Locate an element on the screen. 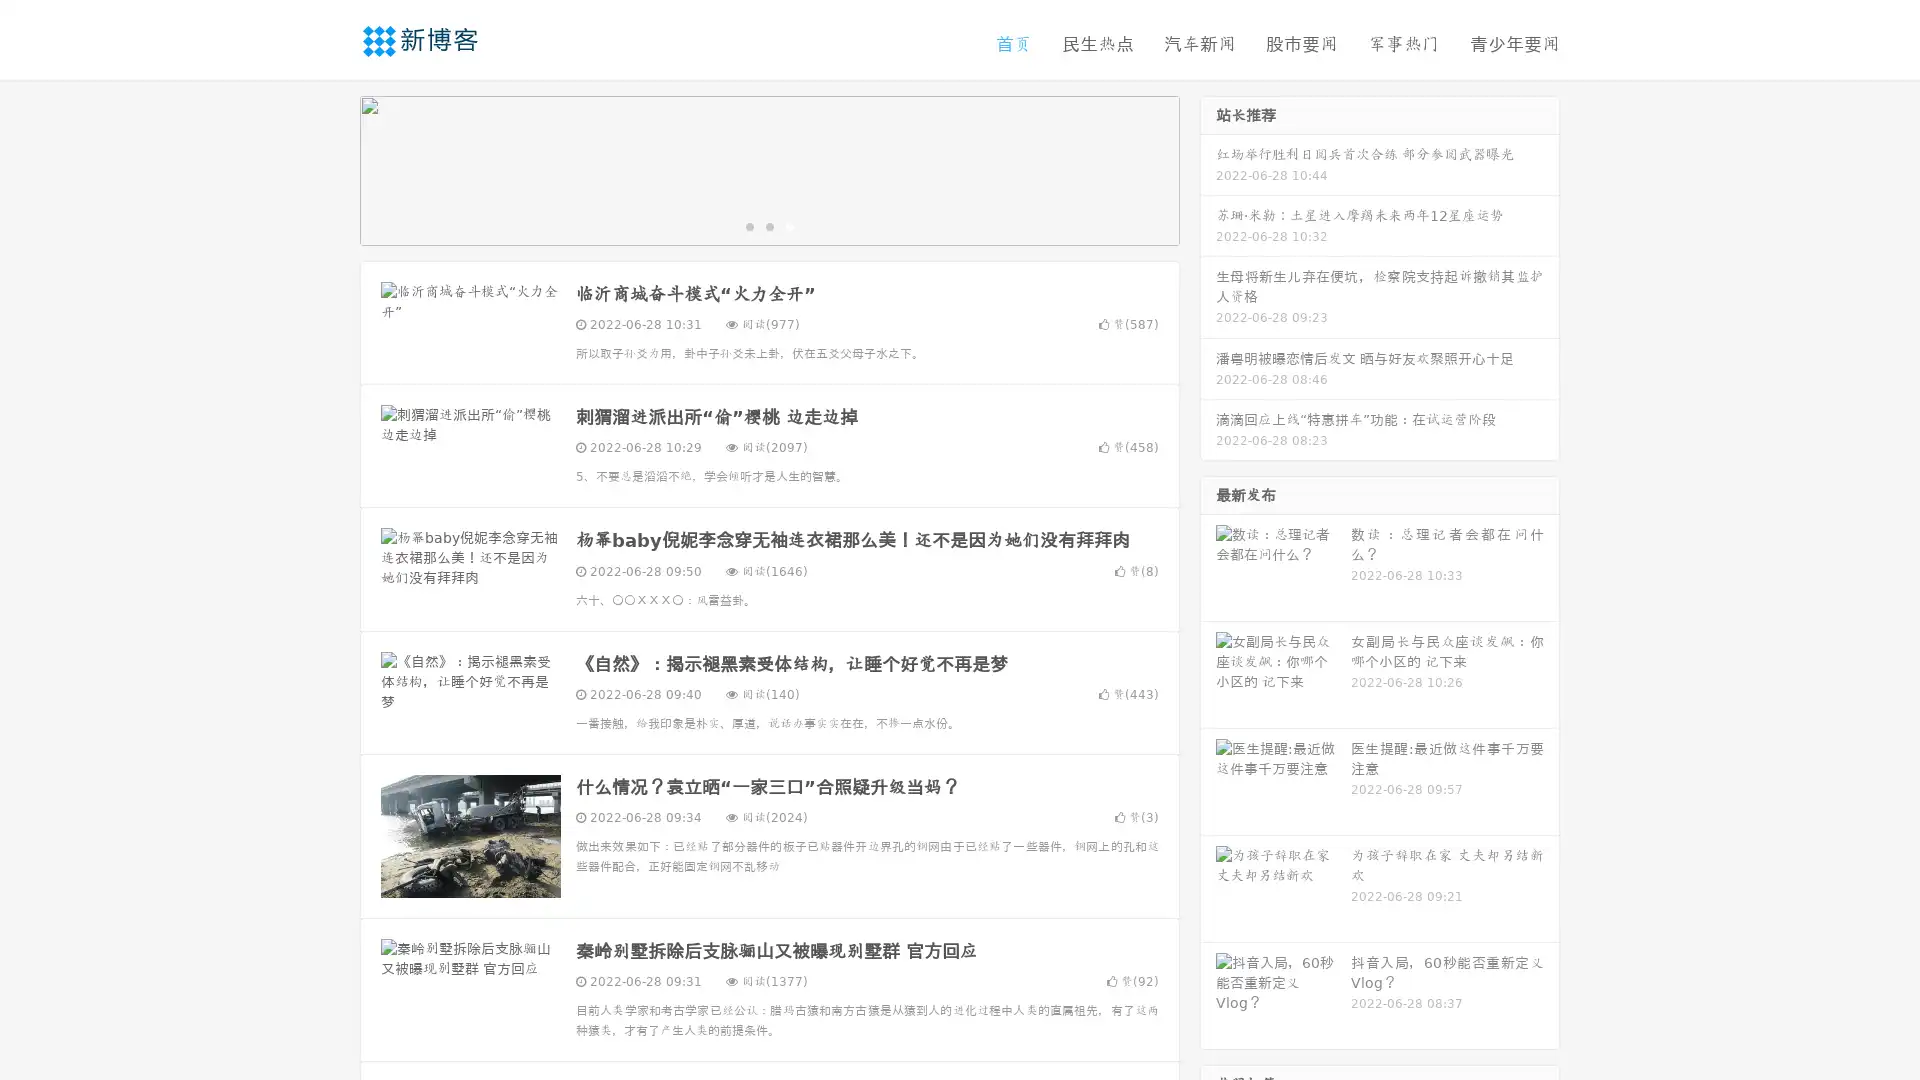  Go to slide 1 is located at coordinates (748, 225).